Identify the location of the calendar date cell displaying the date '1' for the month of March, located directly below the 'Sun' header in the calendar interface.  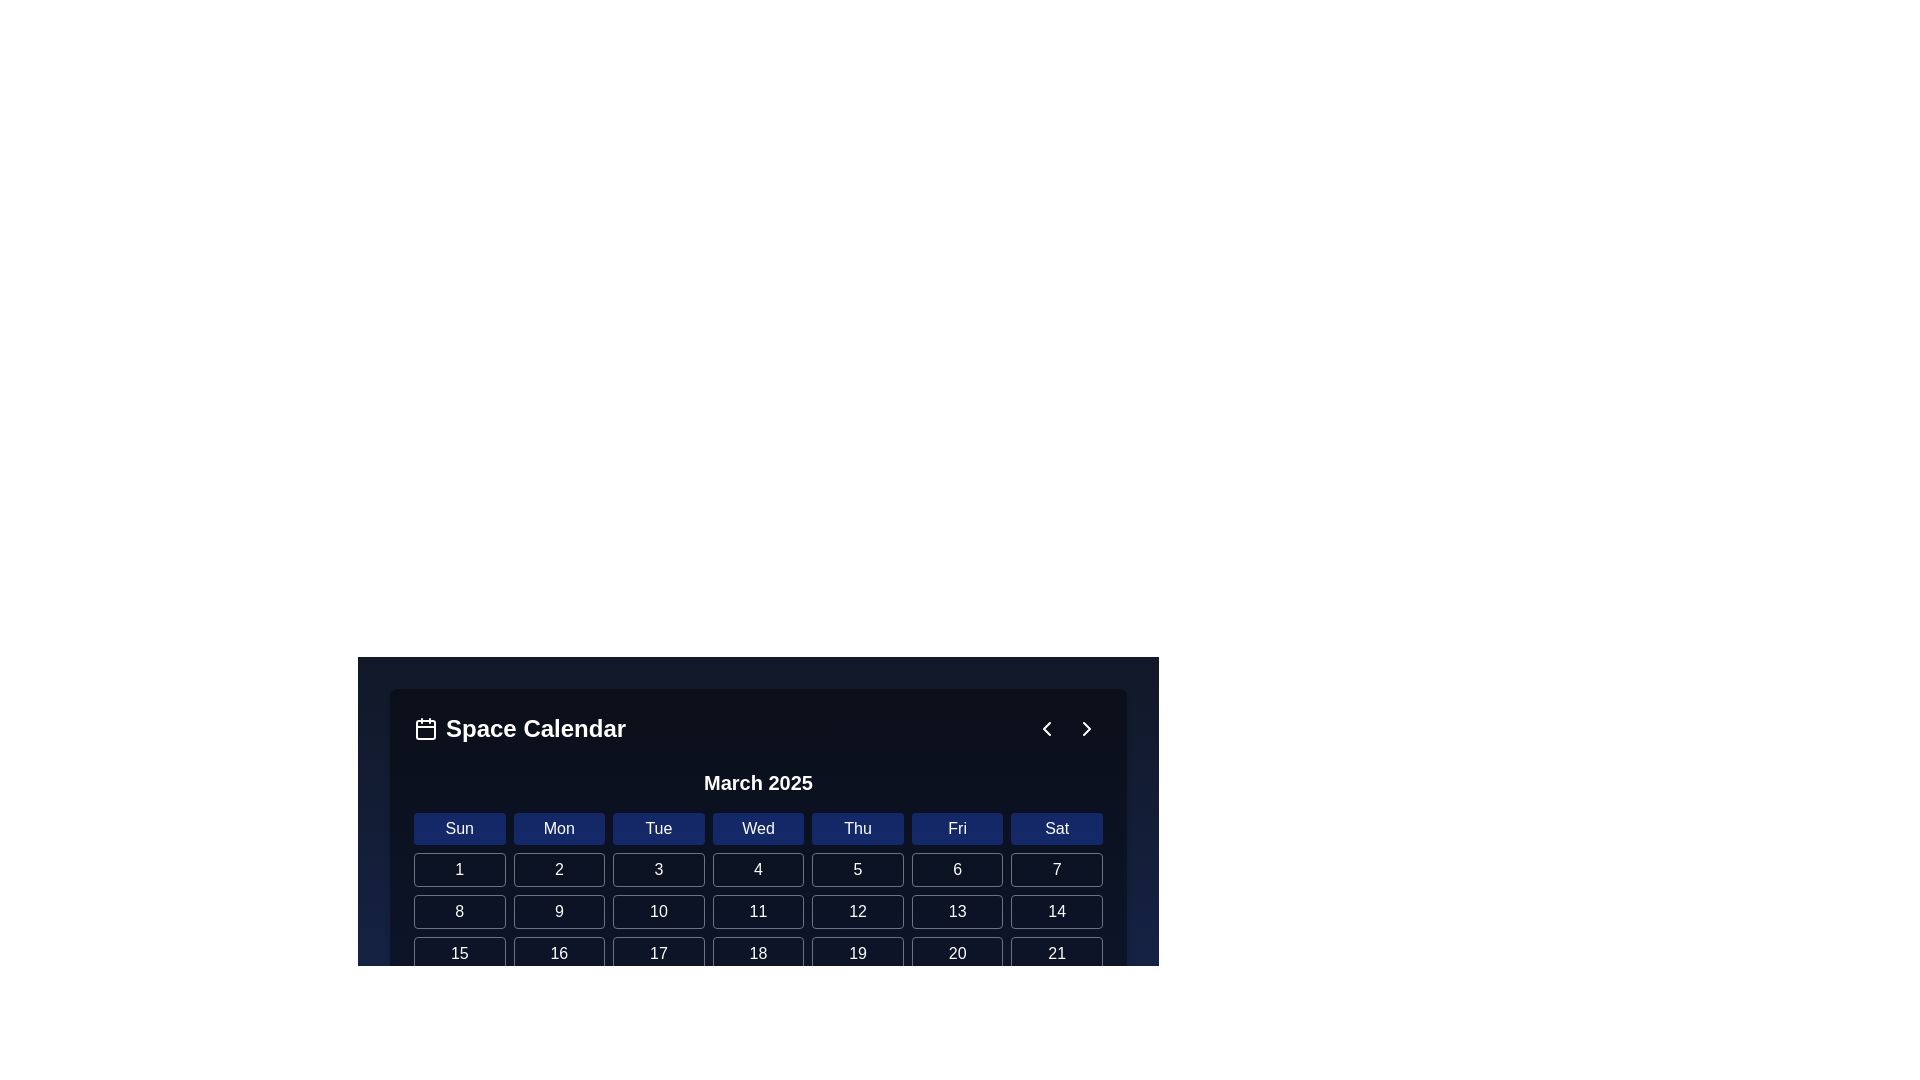
(458, 869).